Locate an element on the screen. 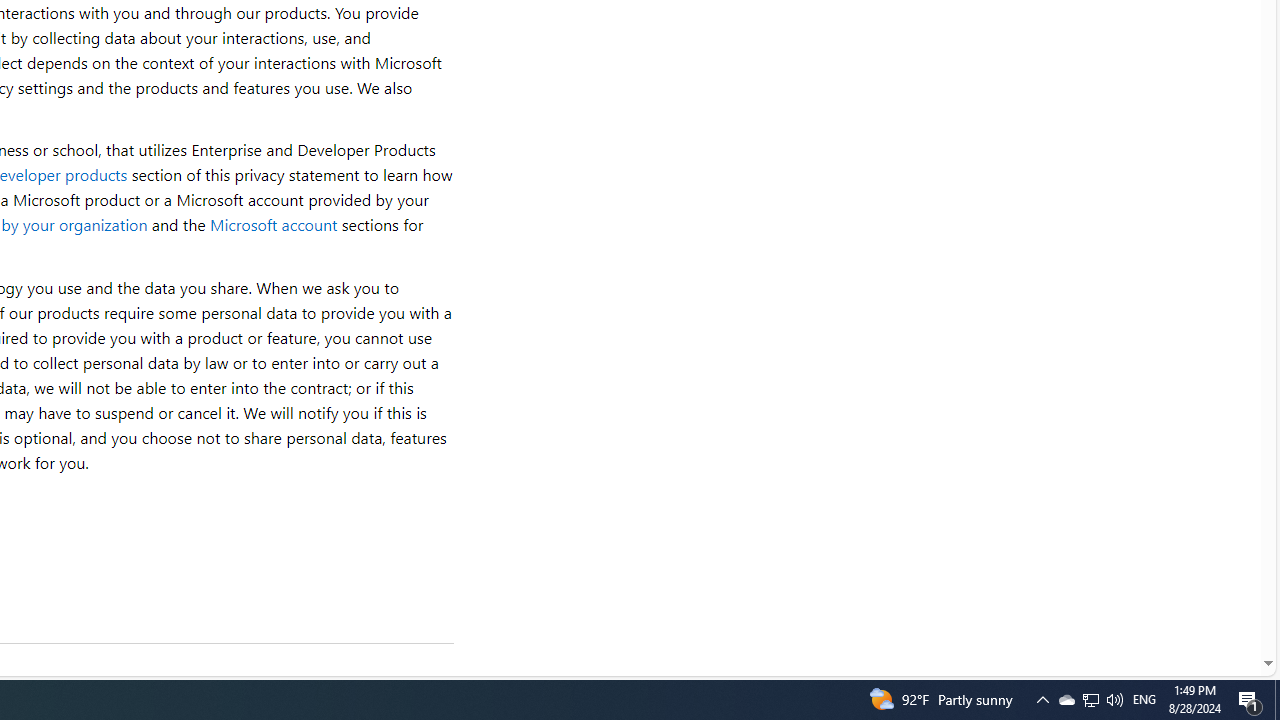 The height and width of the screenshot is (720, 1280). 'Microsoft account' is located at coordinates (272, 225).